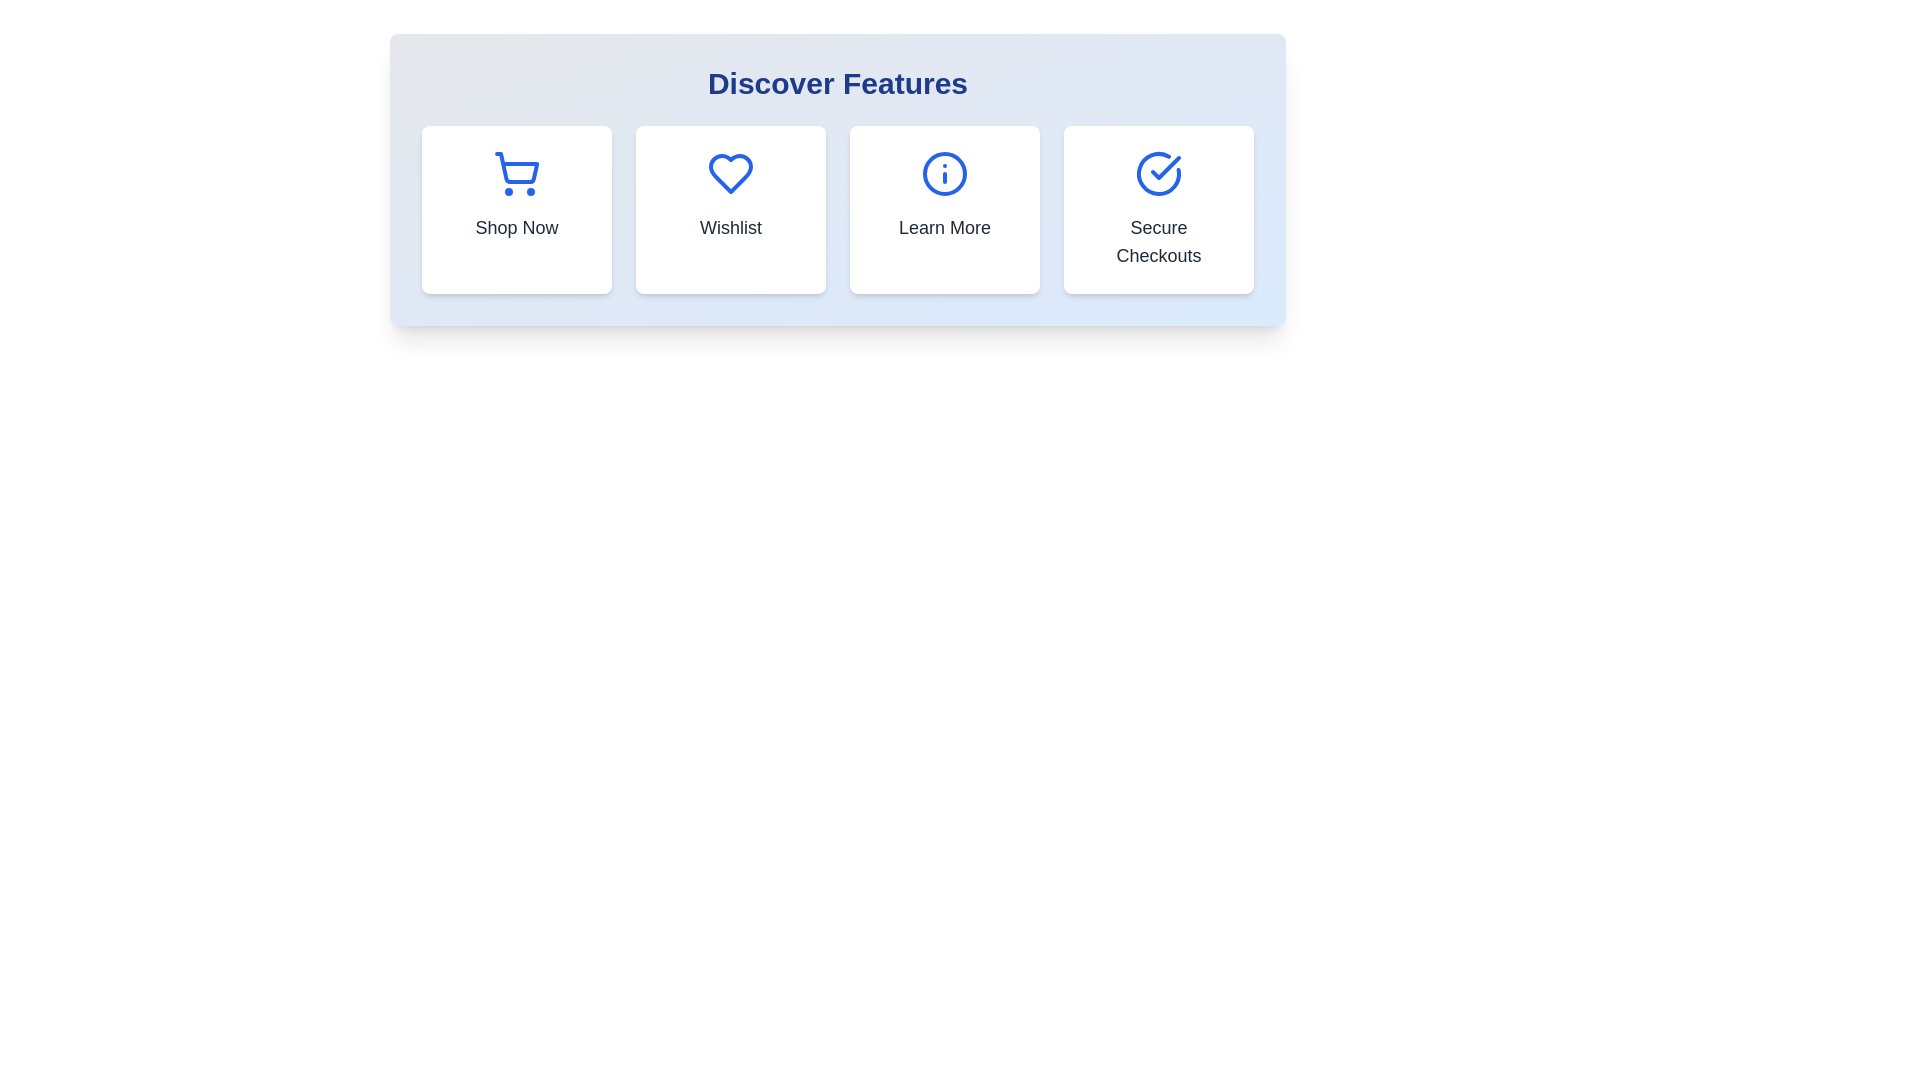 Image resolution: width=1920 pixels, height=1080 pixels. Describe the element at coordinates (517, 226) in the screenshot. I see `text displayed in the 'Shop Now' text label, which is in large dark gray font, centered below a blue shopping cart icon` at that location.